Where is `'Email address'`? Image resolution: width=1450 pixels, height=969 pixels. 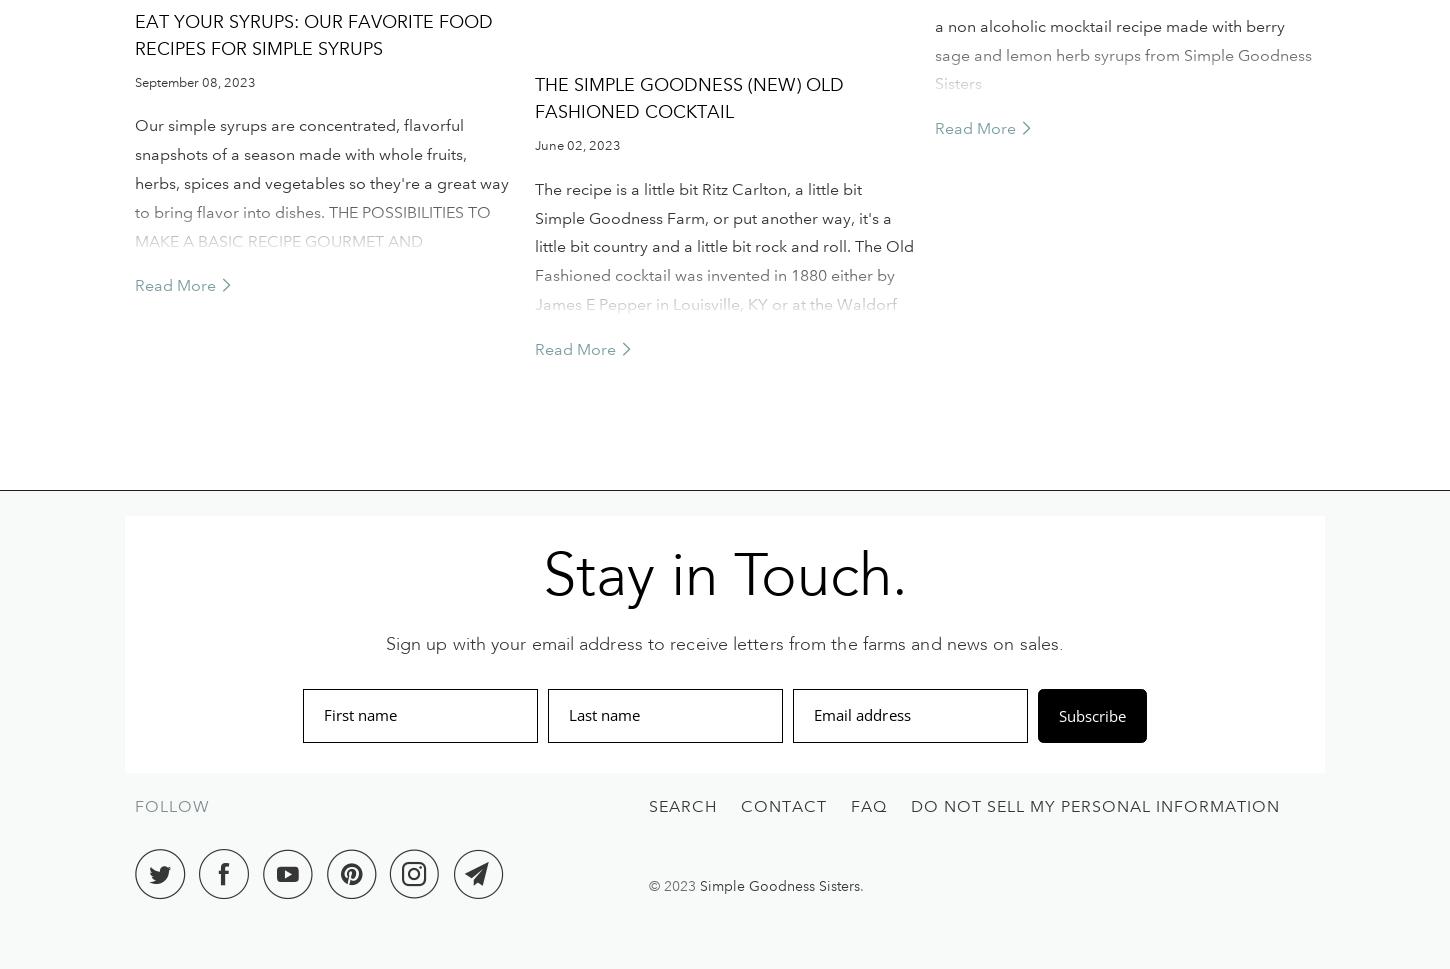
'Email address' is located at coordinates (860, 715).